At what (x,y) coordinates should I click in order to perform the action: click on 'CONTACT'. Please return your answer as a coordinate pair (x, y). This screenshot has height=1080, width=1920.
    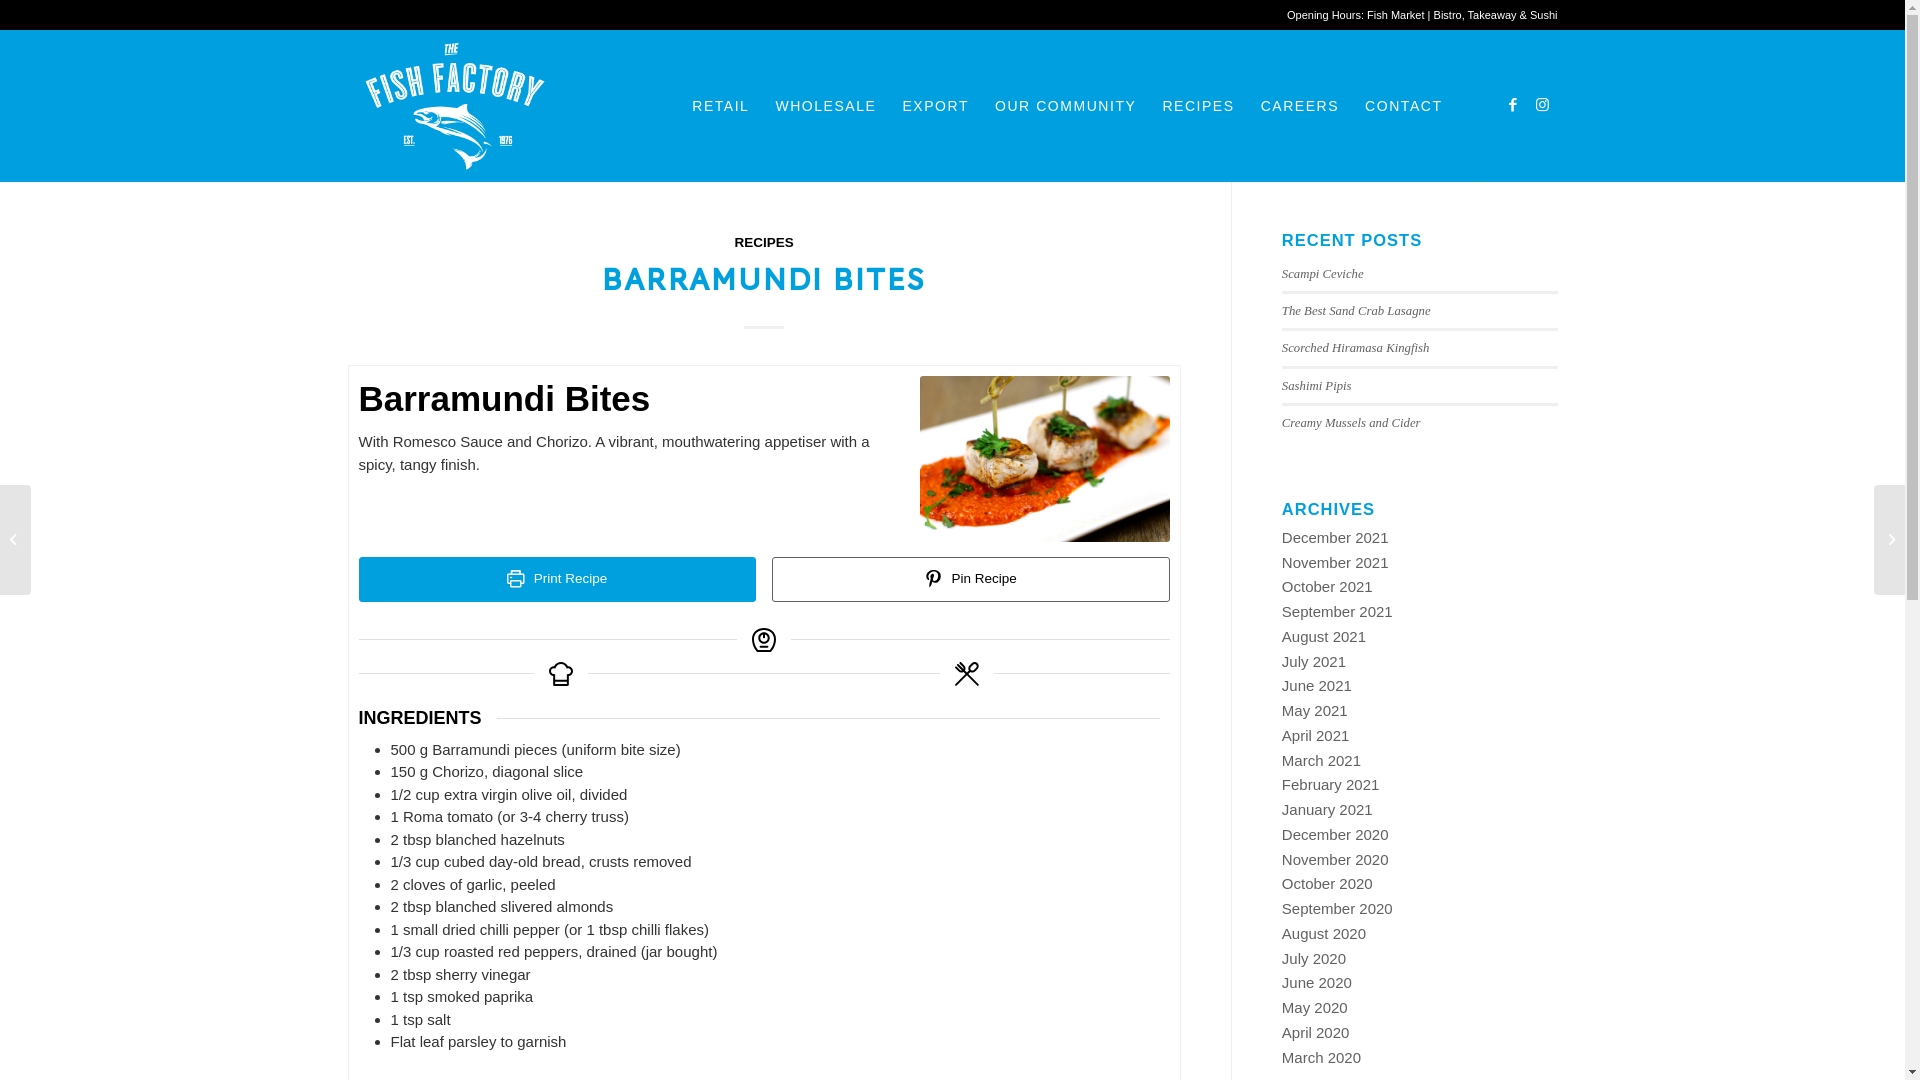
    Looking at the image, I should click on (1402, 105).